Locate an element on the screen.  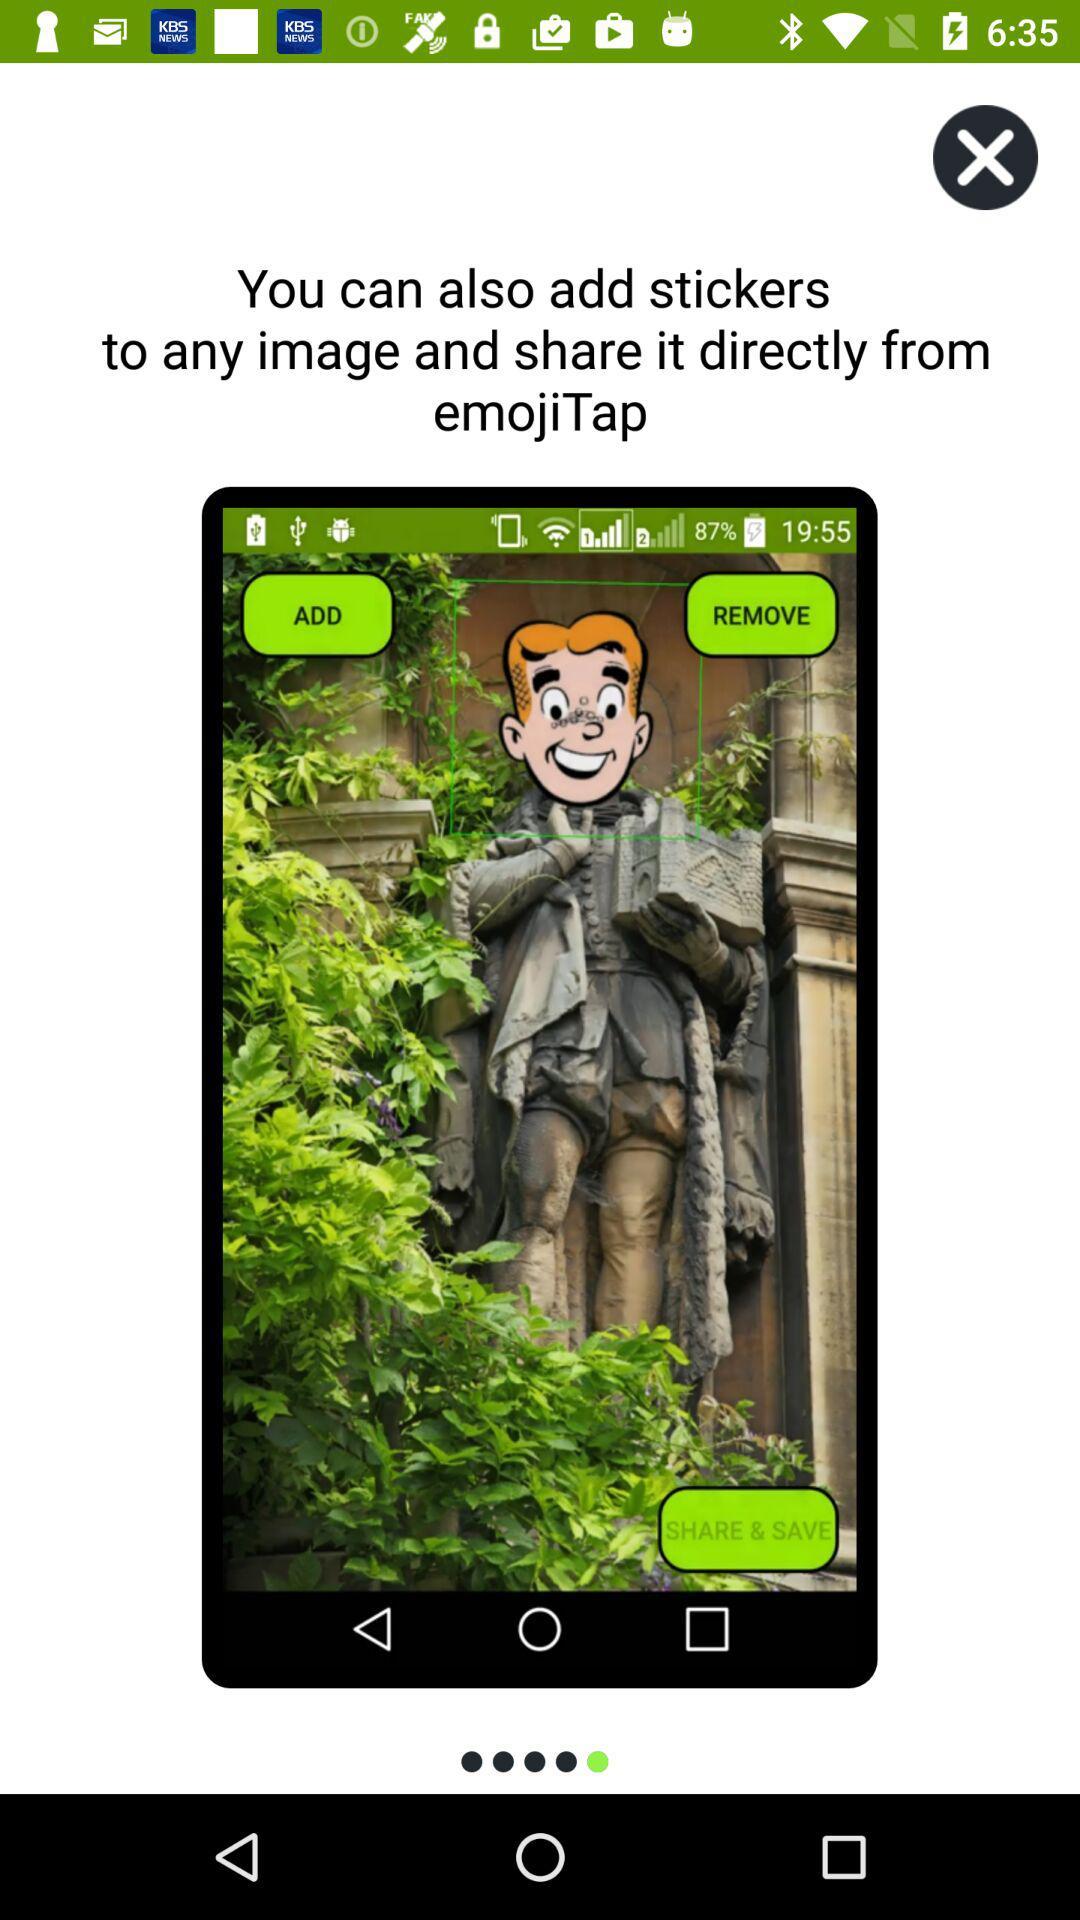
the icon at the top right corner is located at coordinates (984, 156).